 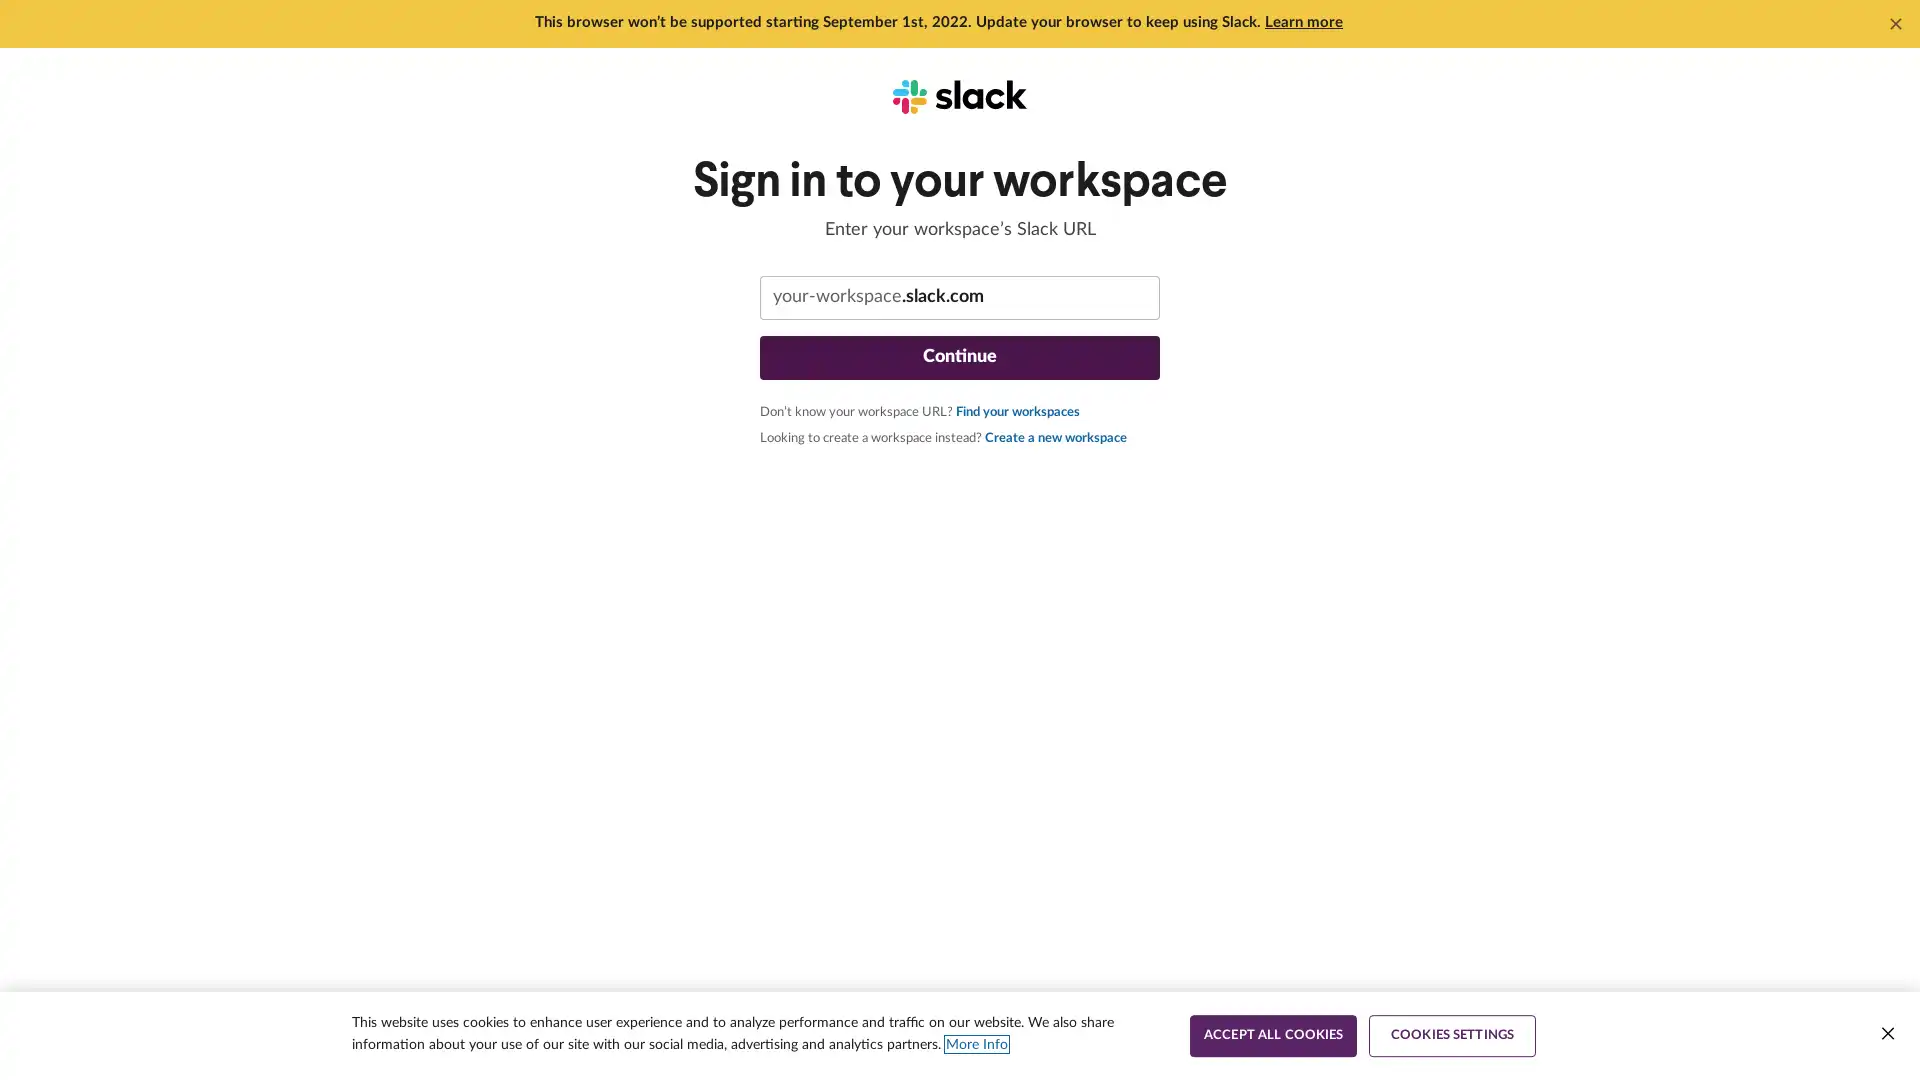 I want to click on Continue, so click(x=960, y=357).